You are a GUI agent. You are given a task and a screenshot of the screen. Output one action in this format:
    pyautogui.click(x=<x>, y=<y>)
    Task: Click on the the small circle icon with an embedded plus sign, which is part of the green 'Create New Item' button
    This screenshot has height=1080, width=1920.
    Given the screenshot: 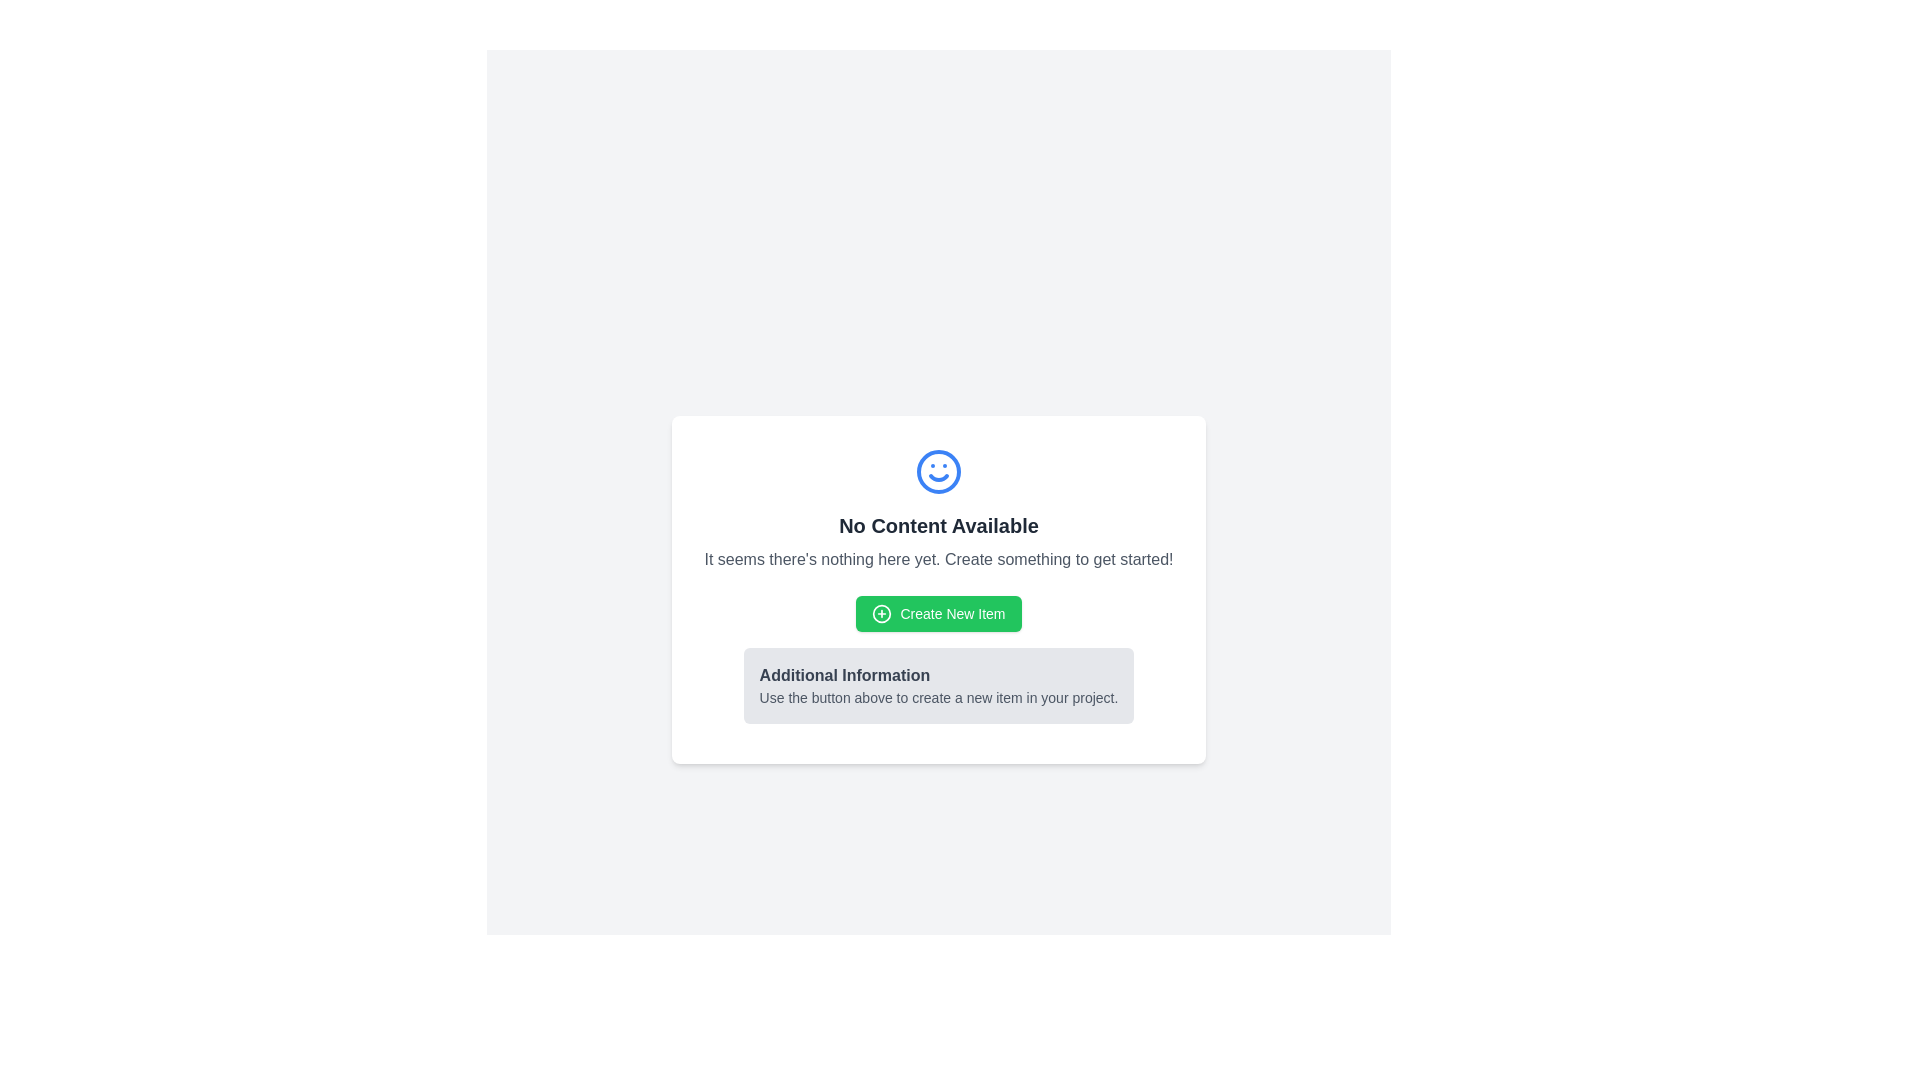 What is the action you would take?
    pyautogui.click(x=881, y=612)
    